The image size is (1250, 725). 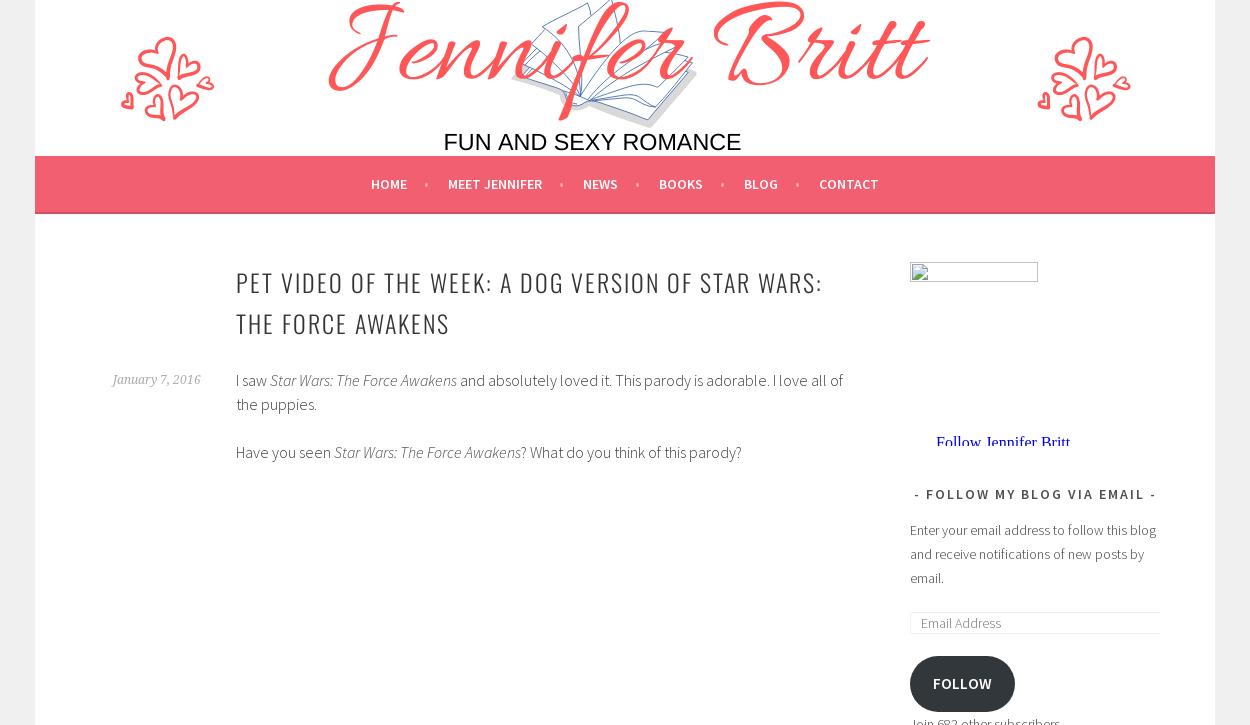 What do you see at coordinates (285, 450) in the screenshot?
I see `'Have you seen'` at bounding box center [285, 450].